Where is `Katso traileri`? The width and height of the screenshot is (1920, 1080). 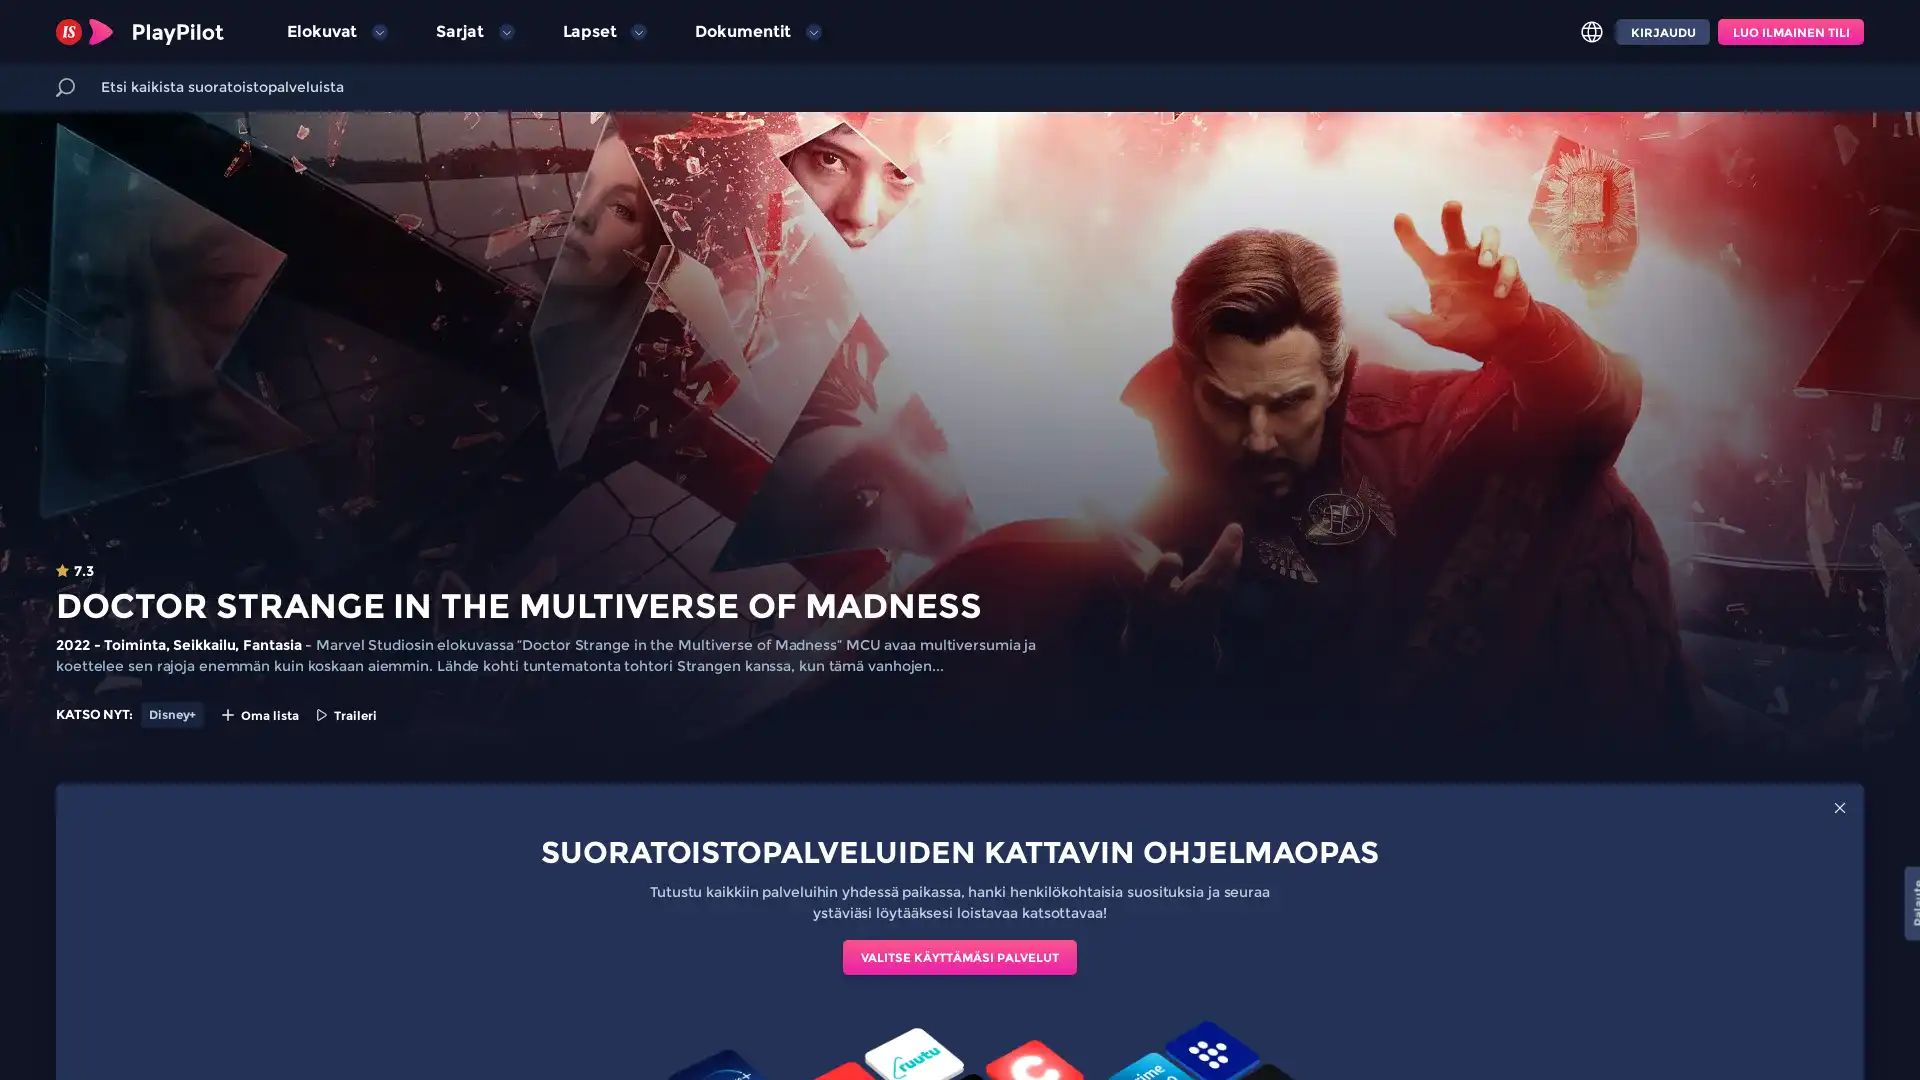
Katso traileri is located at coordinates (345, 713).